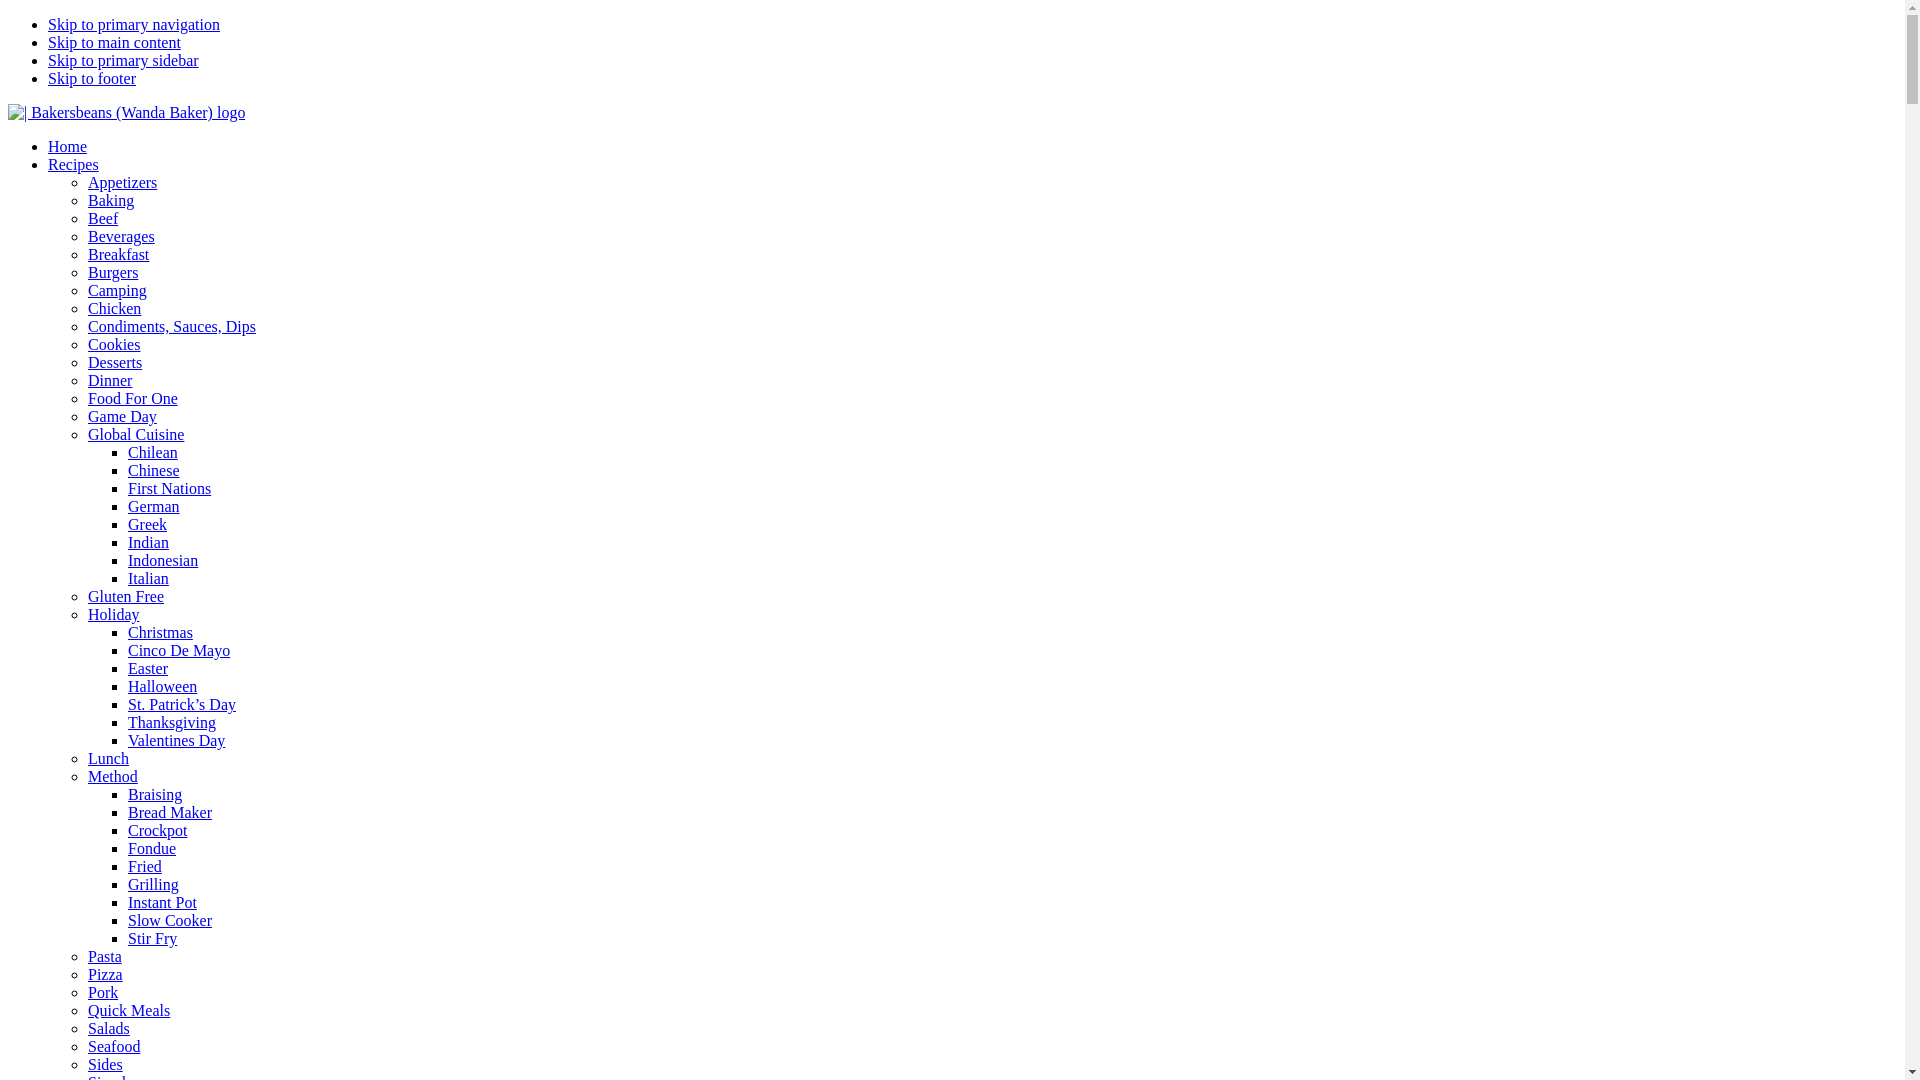 The image size is (1920, 1080). Describe the element at coordinates (109, 200) in the screenshot. I see `'Baking'` at that location.